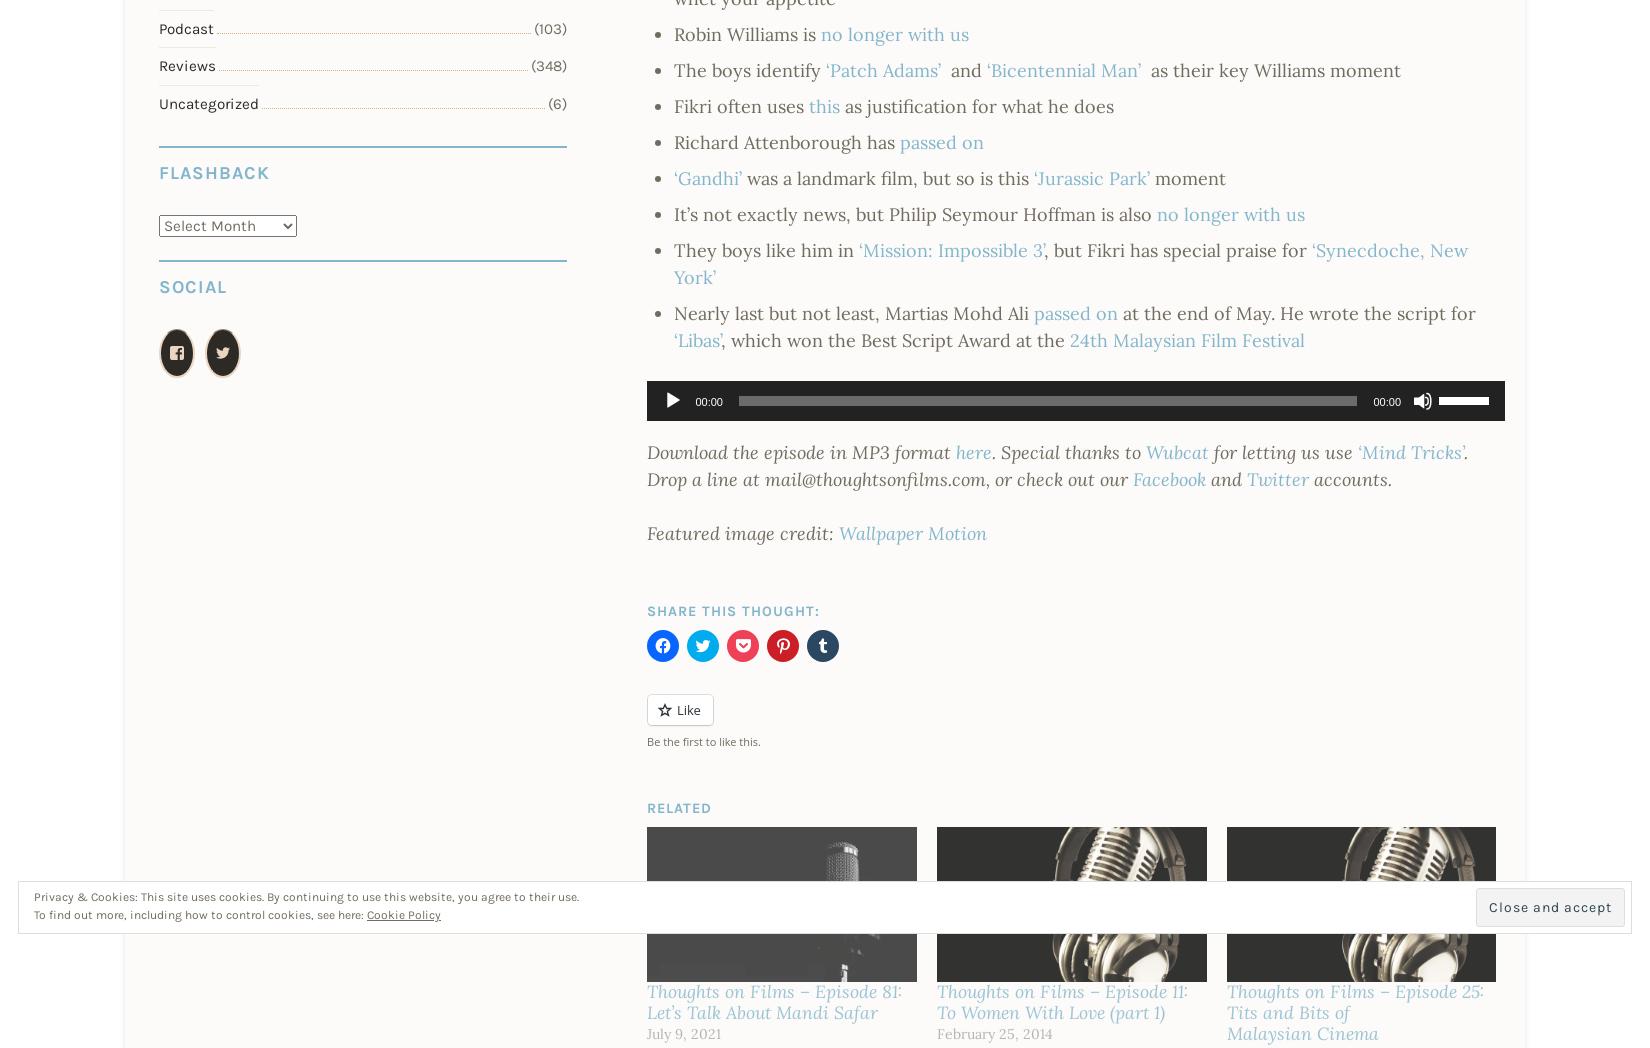  Describe the element at coordinates (549, 26) in the screenshot. I see `'(103)'` at that location.